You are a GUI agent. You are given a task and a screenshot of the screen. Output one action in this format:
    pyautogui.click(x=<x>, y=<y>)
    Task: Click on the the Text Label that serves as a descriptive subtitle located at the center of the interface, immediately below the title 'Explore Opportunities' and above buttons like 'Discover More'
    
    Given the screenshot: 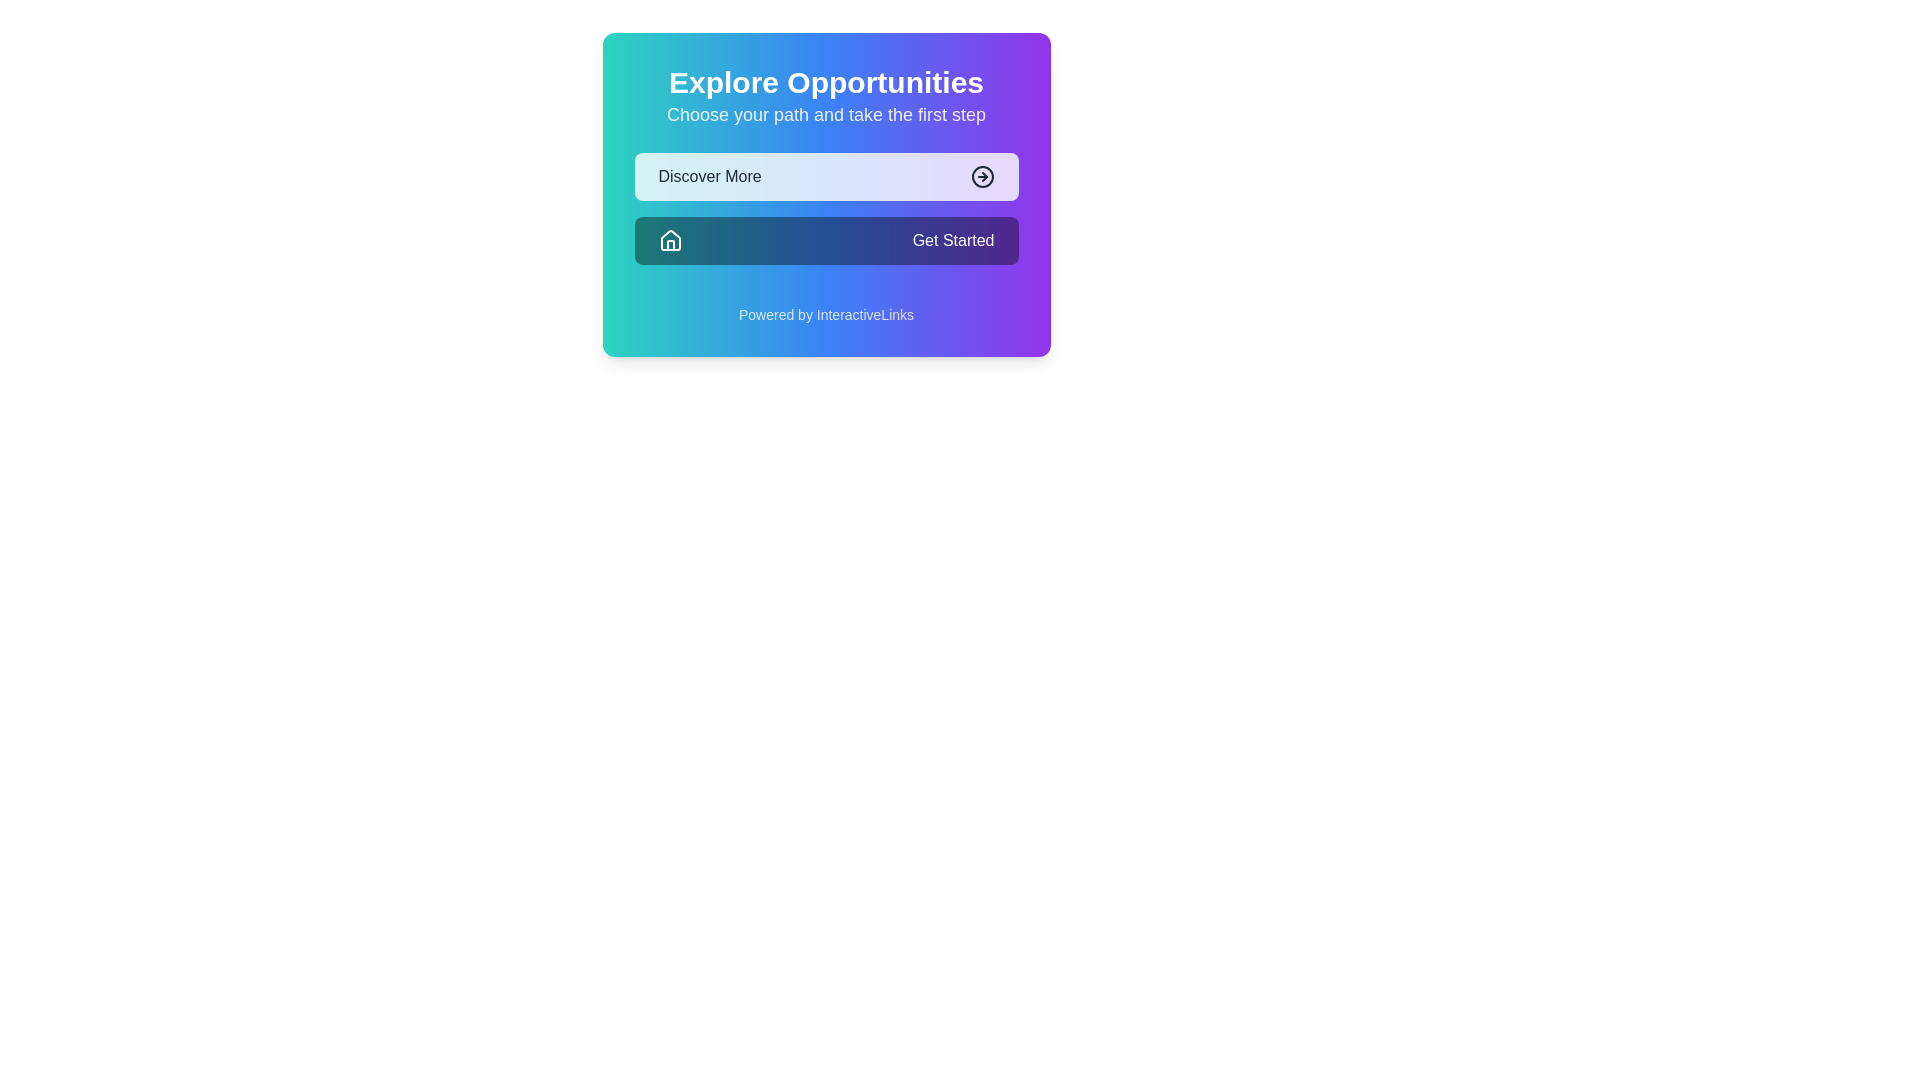 What is the action you would take?
    pyautogui.click(x=826, y=115)
    